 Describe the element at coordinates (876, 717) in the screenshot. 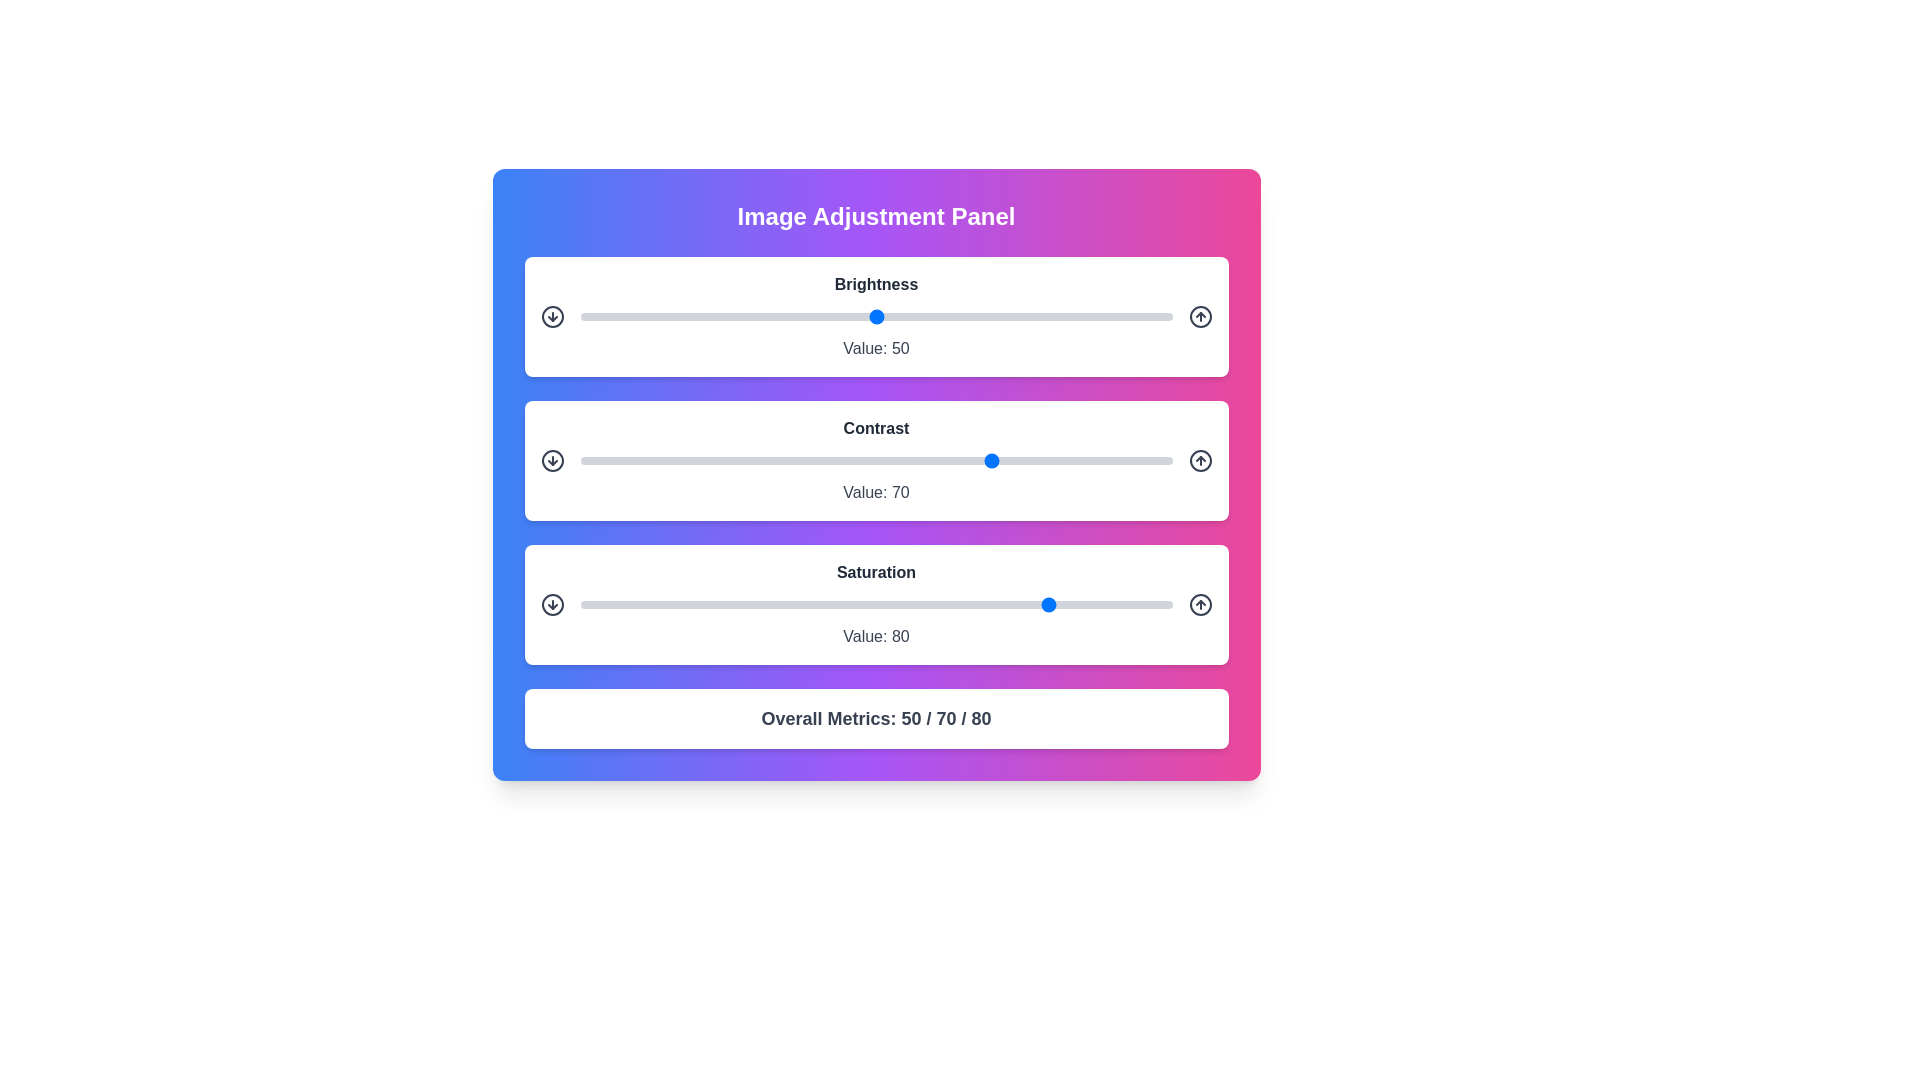

I see `displayed aggregated numerical metrics text located at the bottom of the interface, which summarizes the adjustments made to the sliders labeled 'Brightness,' 'Contrast,' and 'Saturation.'` at that location.